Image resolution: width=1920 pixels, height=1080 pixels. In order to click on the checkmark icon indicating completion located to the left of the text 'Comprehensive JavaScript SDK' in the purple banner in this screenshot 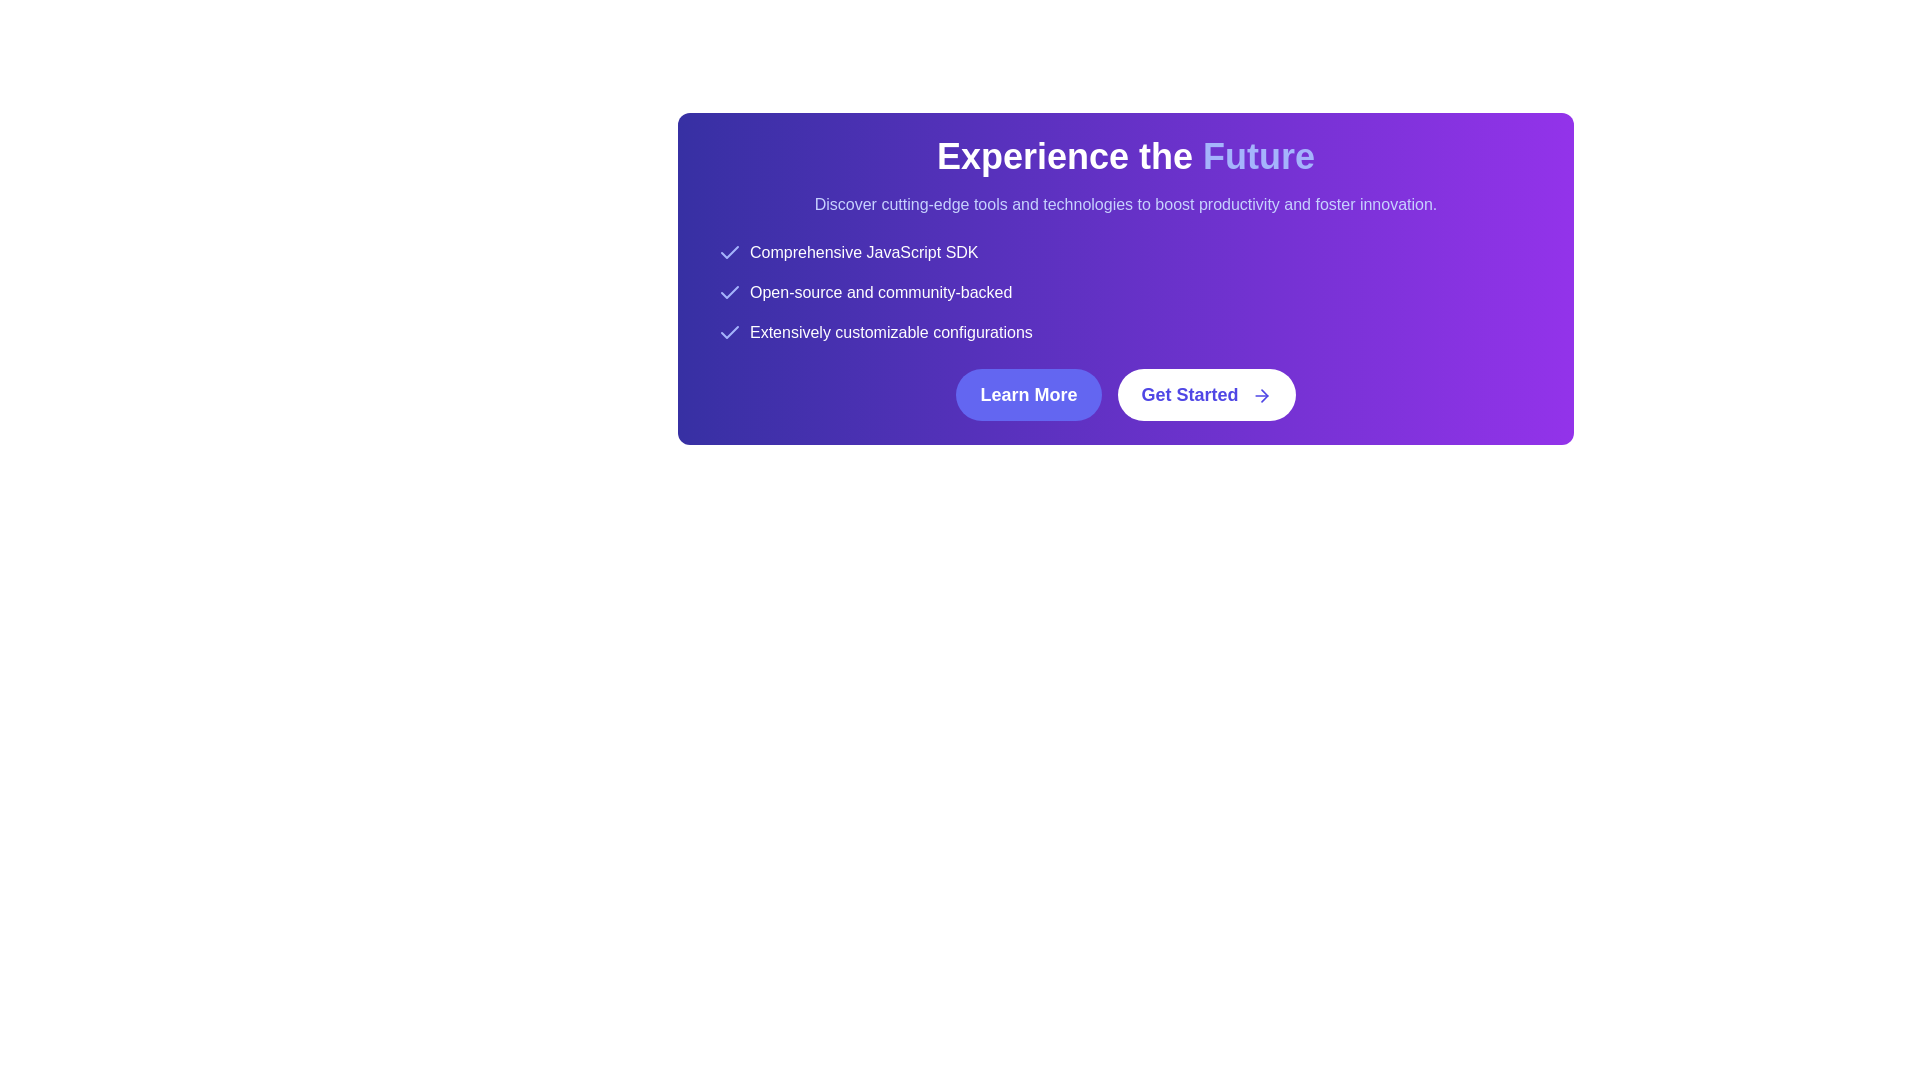, I will do `click(728, 251)`.